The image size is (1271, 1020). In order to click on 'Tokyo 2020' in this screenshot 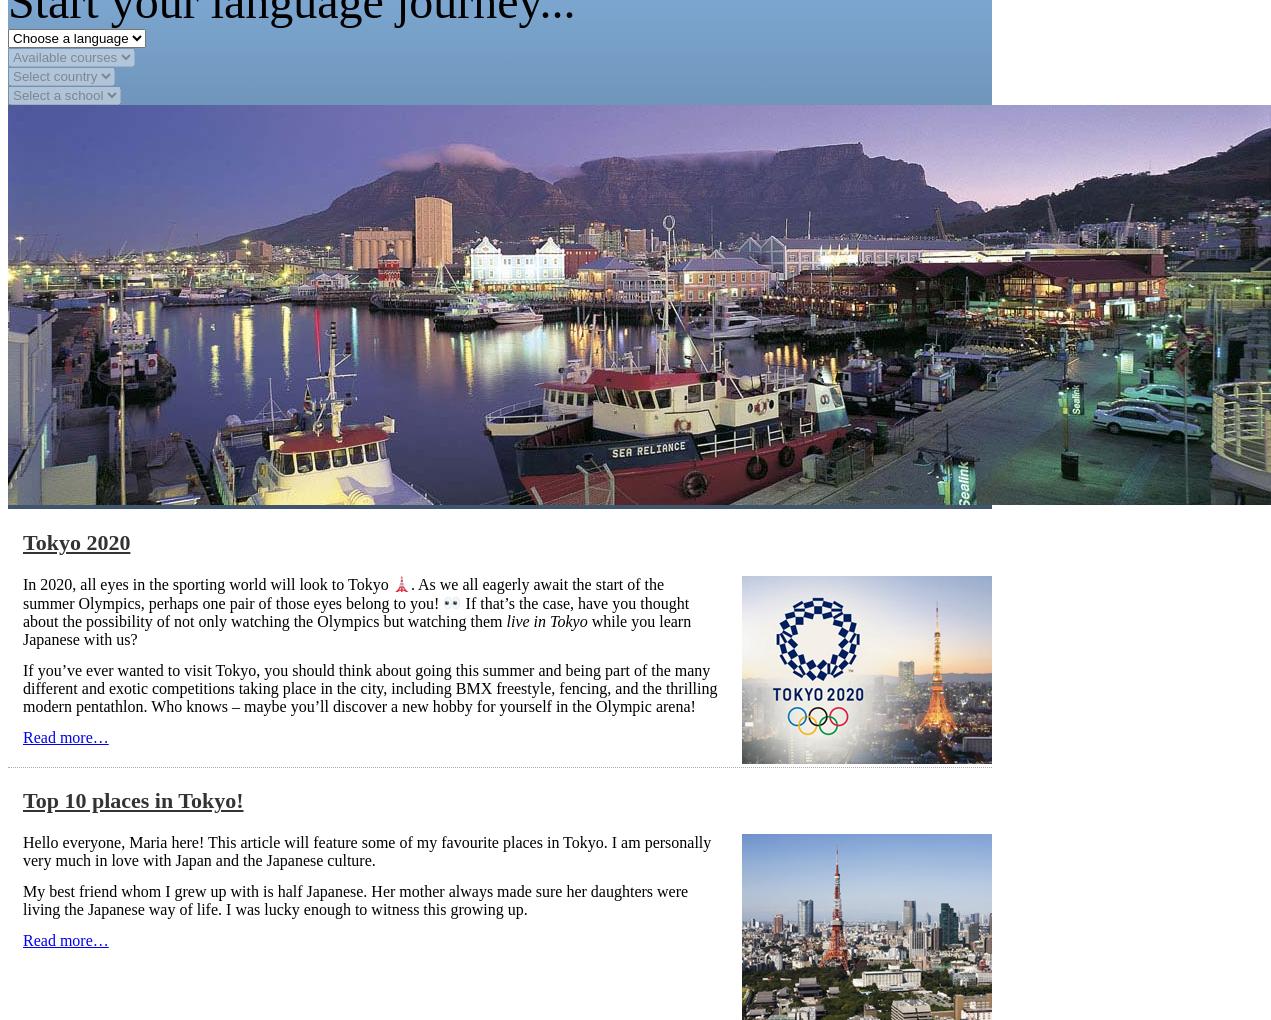, I will do `click(22, 541)`.